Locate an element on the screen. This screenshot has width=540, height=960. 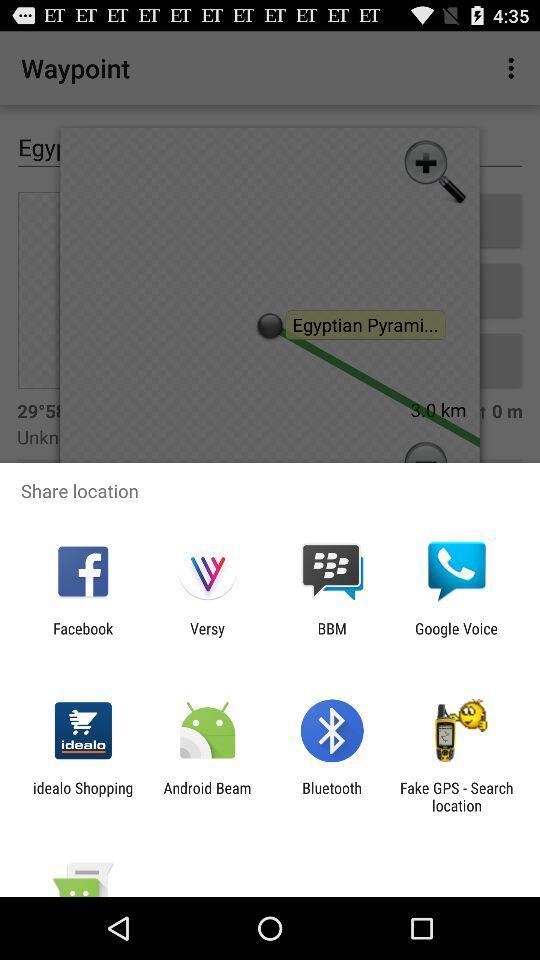
the facebook is located at coordinates (82, 636).